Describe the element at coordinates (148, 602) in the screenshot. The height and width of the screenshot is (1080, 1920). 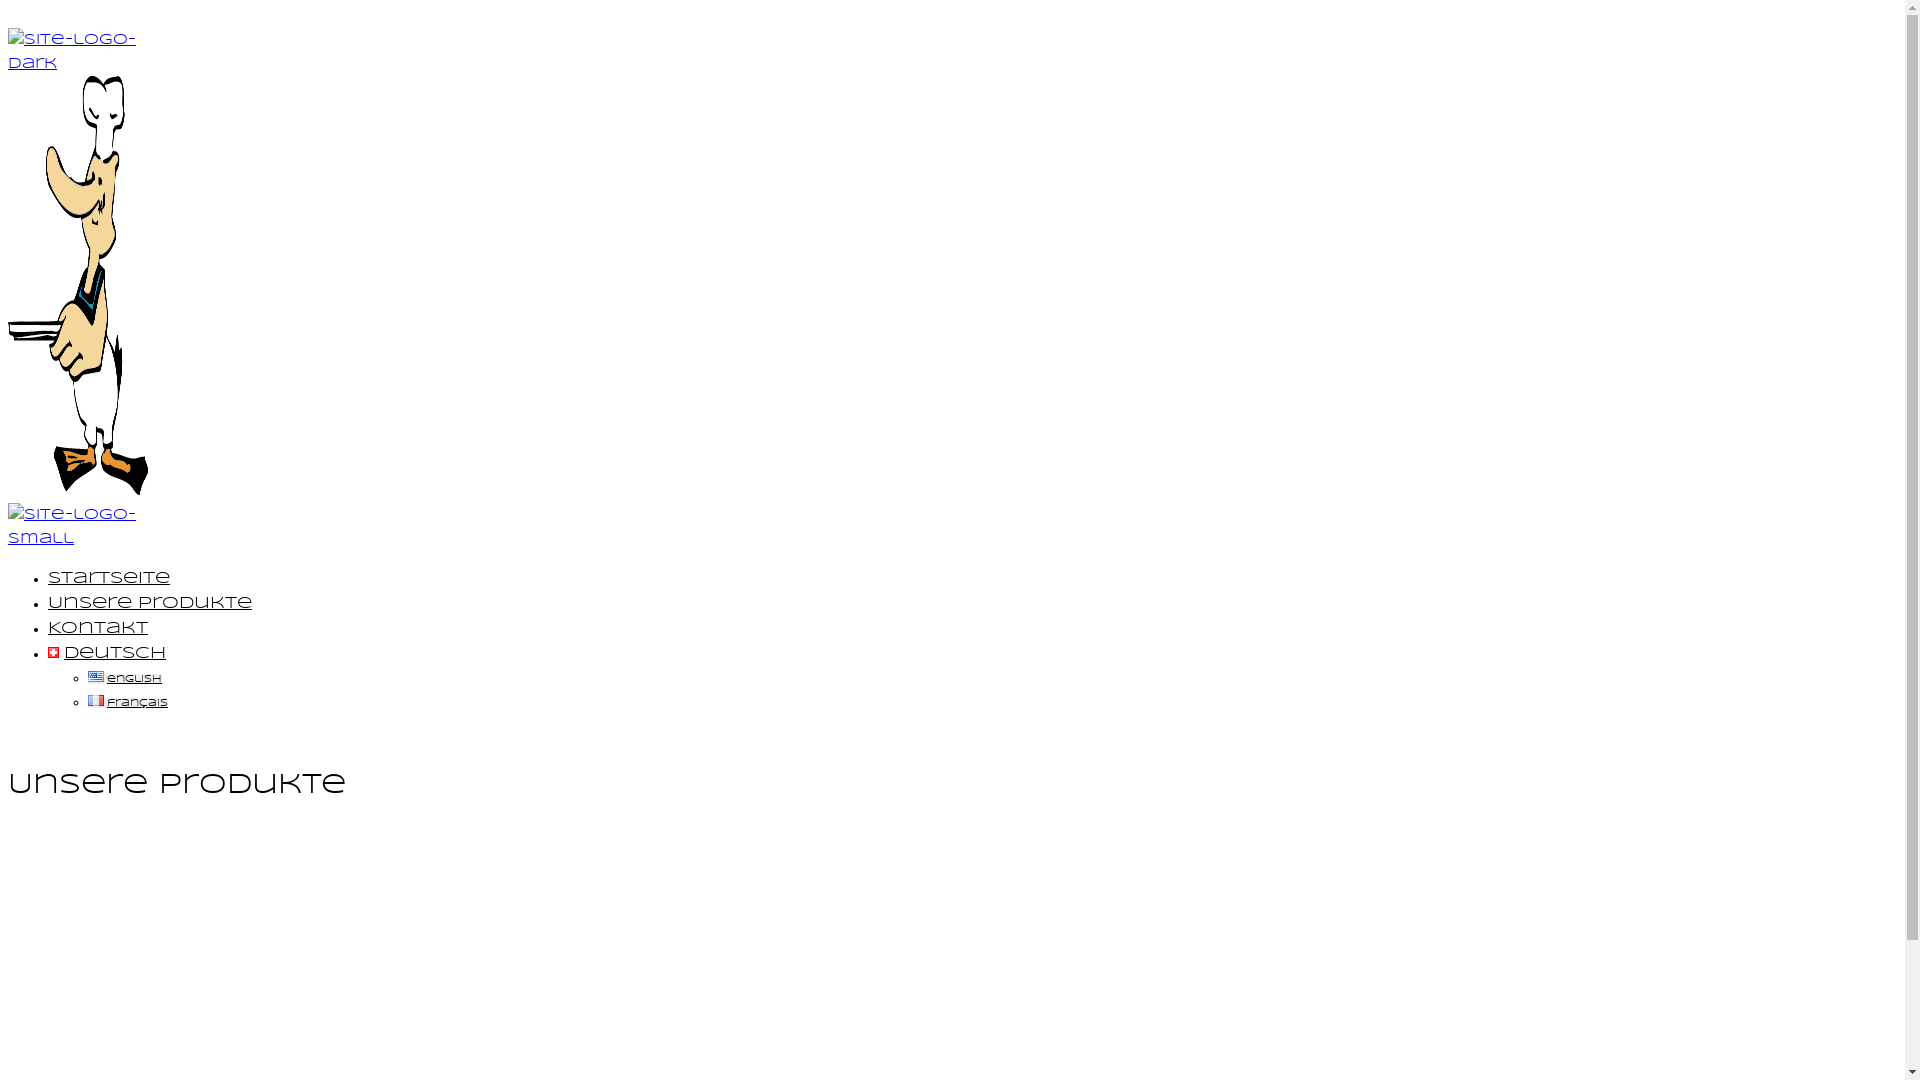
I see `'Unsere Produkte'` at that location.